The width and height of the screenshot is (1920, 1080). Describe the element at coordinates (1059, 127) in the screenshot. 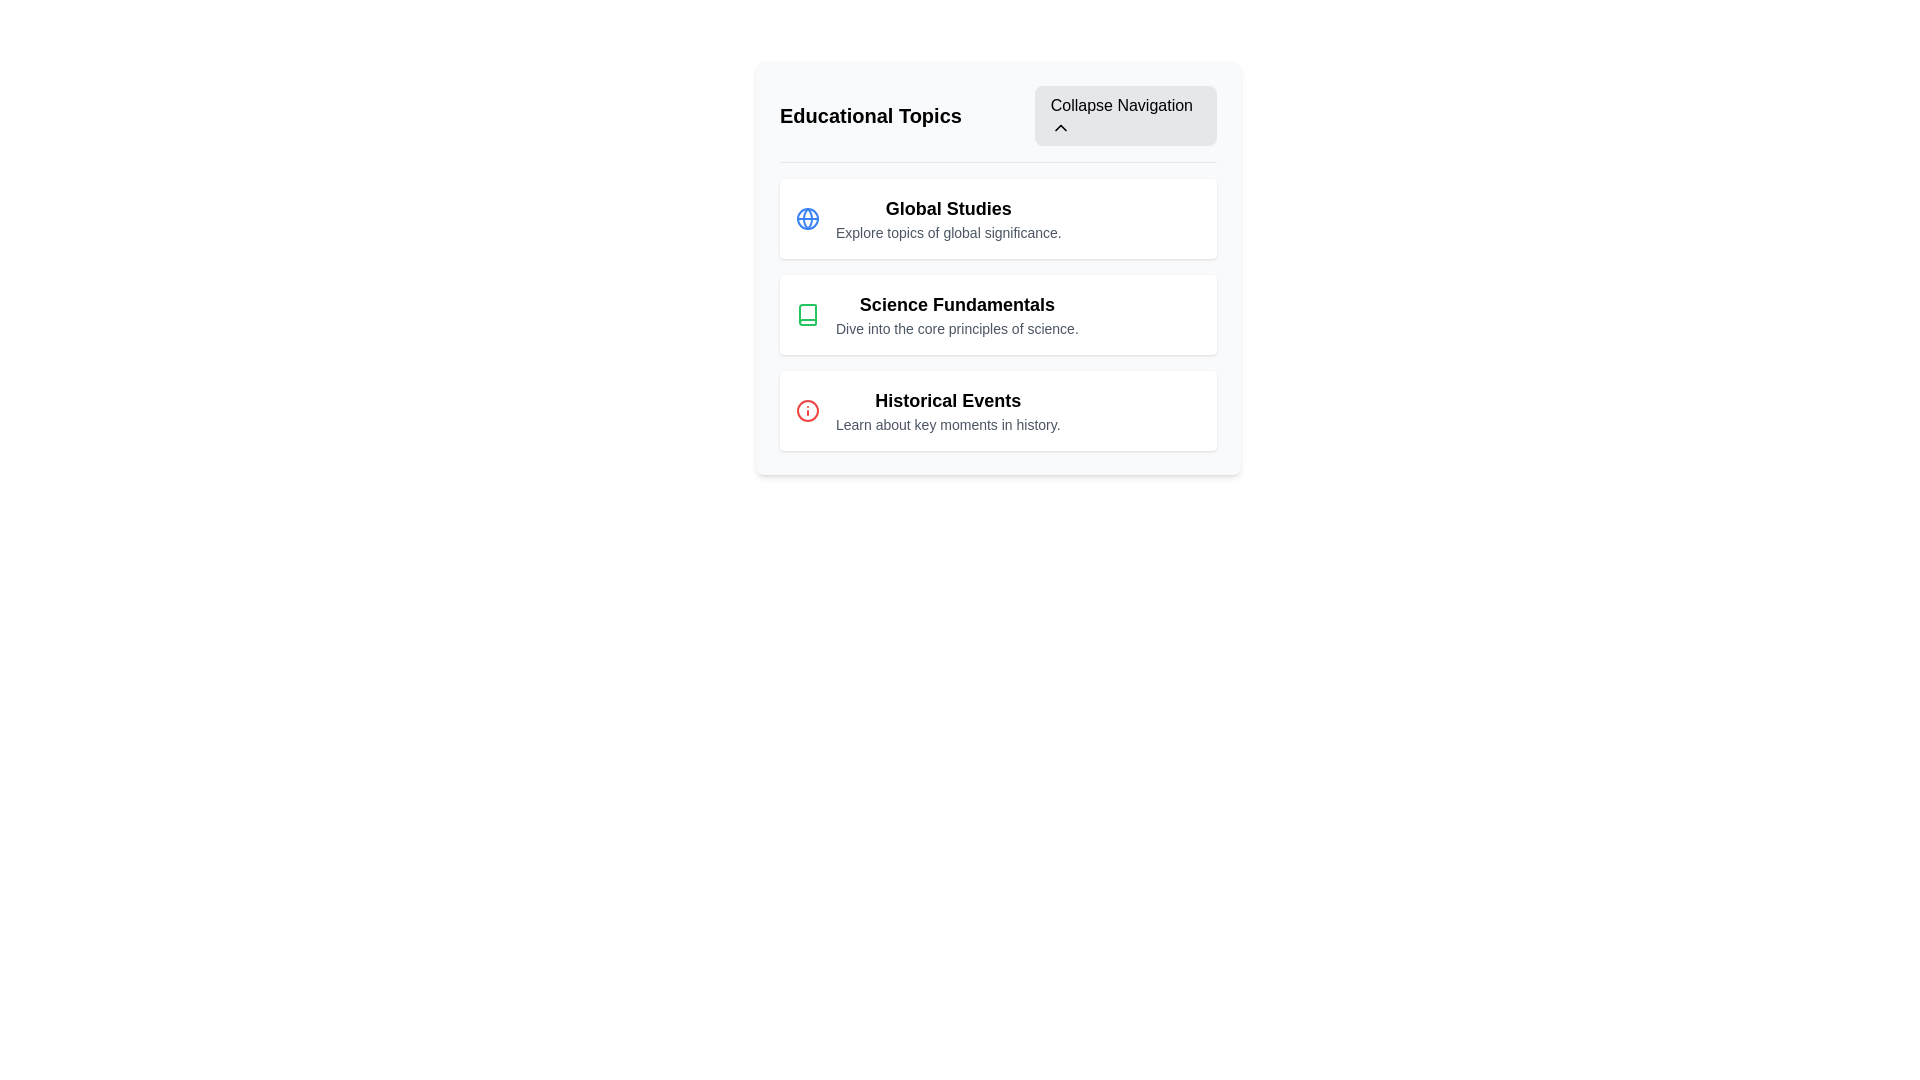

I see `the chevron-up icon within the 'Collapse Navigation' button at the top right of the 'Educational Topics' card` at that location.